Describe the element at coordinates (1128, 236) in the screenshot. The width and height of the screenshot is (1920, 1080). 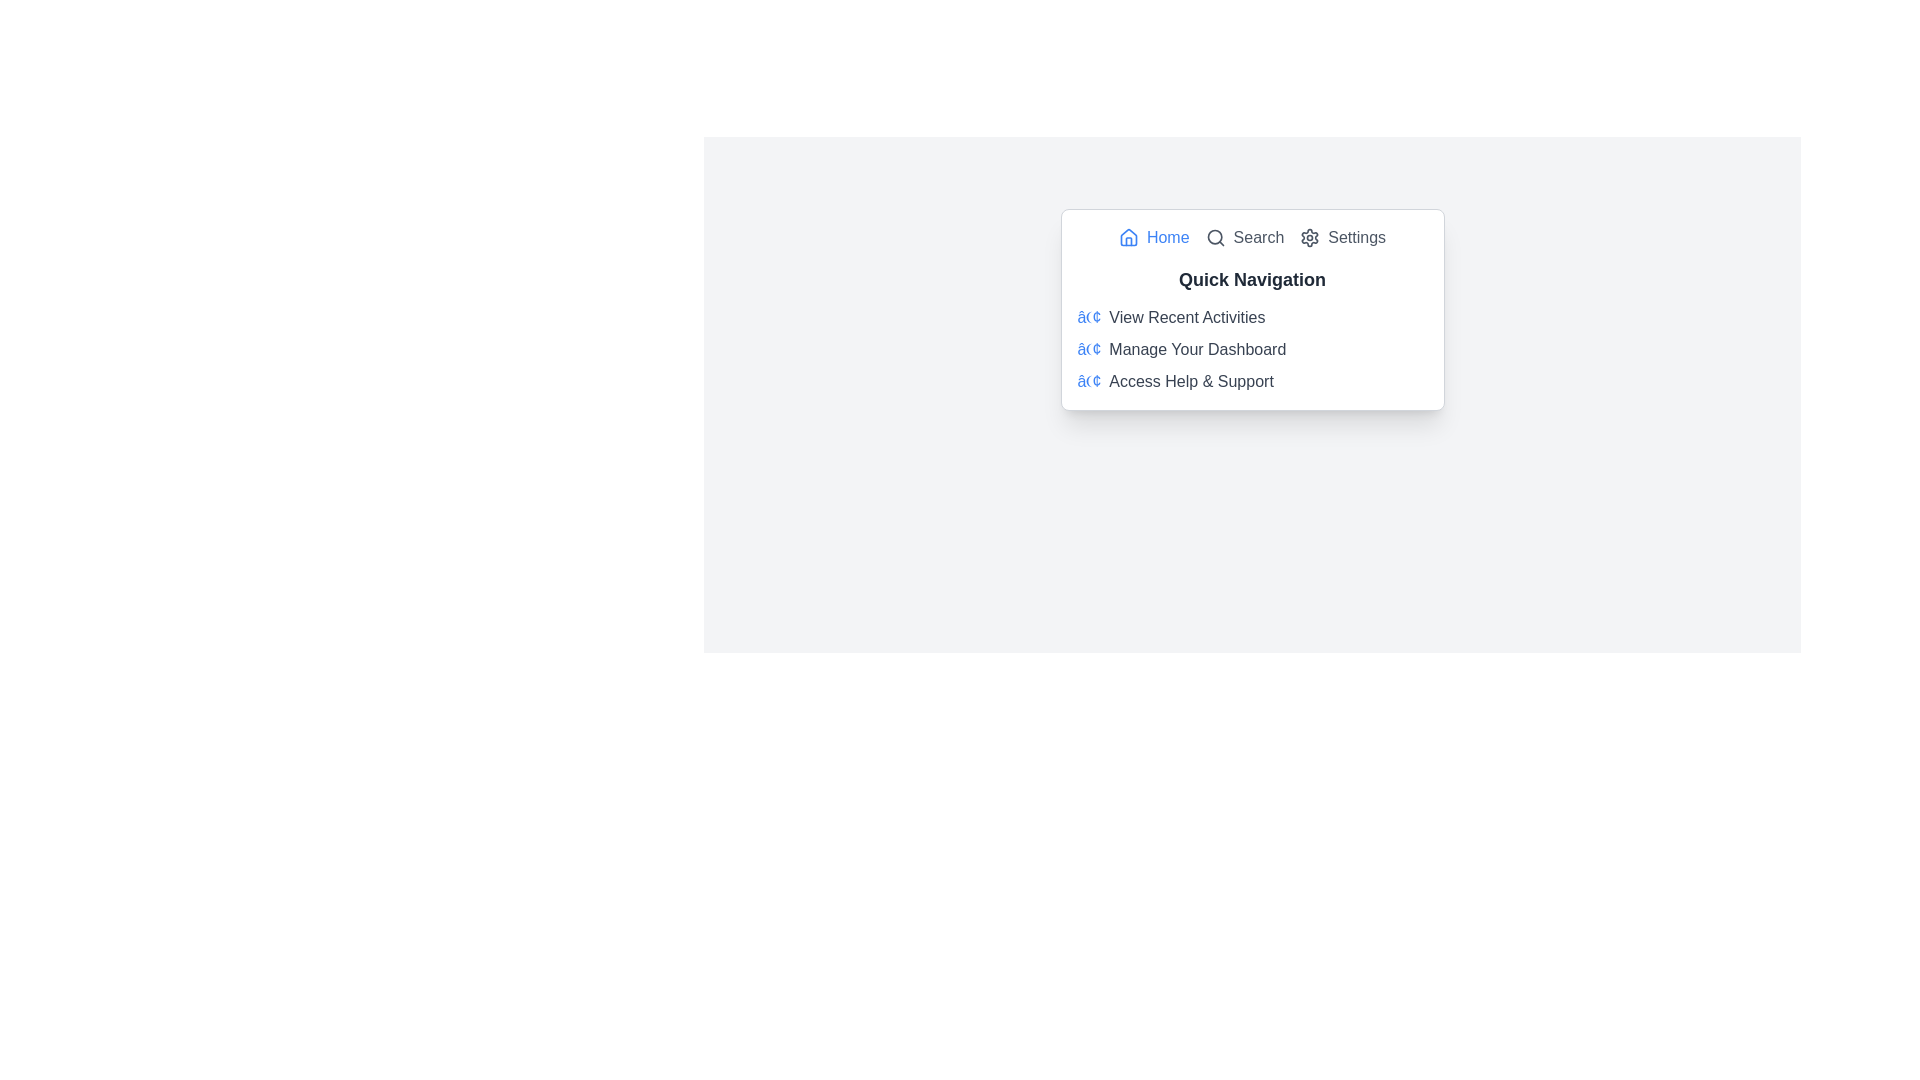
I see `the 'Home' SVG icon located in the navigation bar at the top of the menu` at that location.